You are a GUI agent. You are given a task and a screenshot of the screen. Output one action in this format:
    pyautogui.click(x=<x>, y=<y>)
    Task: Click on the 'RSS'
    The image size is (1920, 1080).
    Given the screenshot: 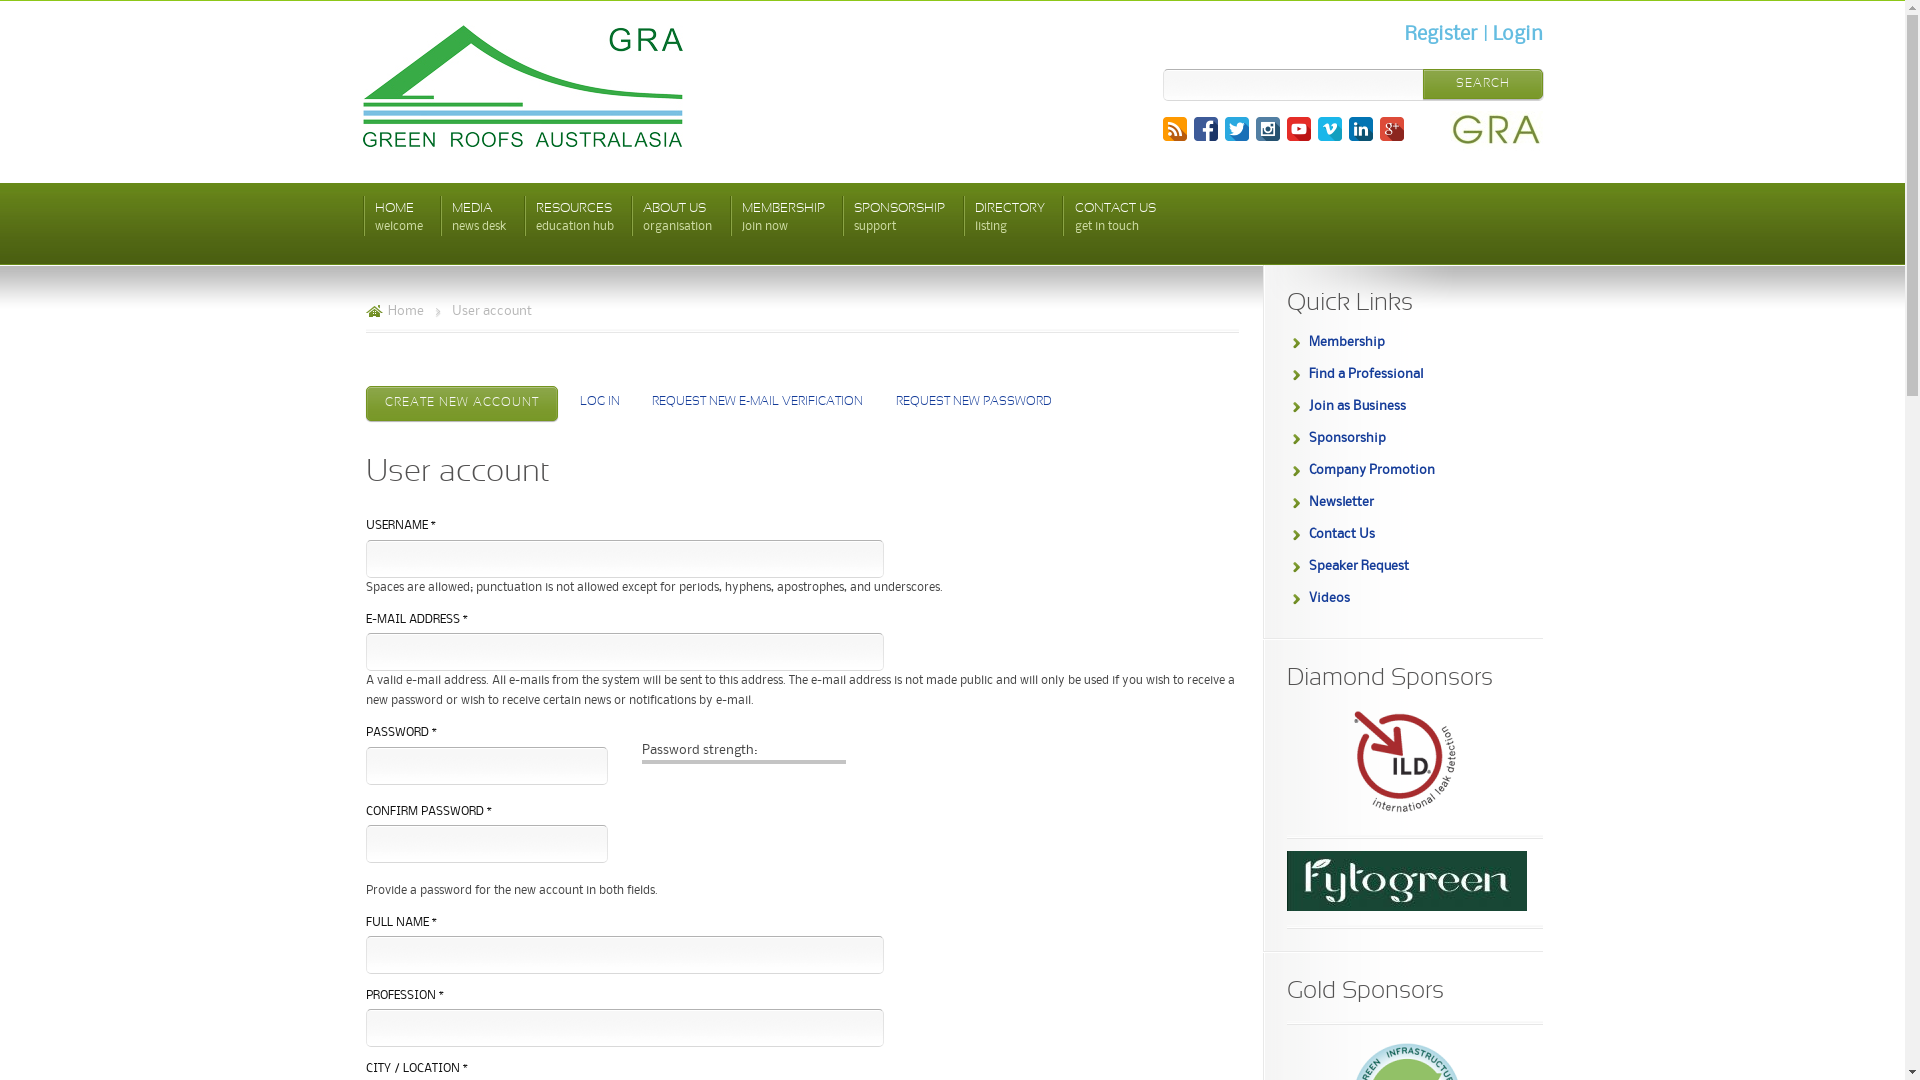 What is the action you would take?
    pyautogui.click(x=1161, y=131)
    